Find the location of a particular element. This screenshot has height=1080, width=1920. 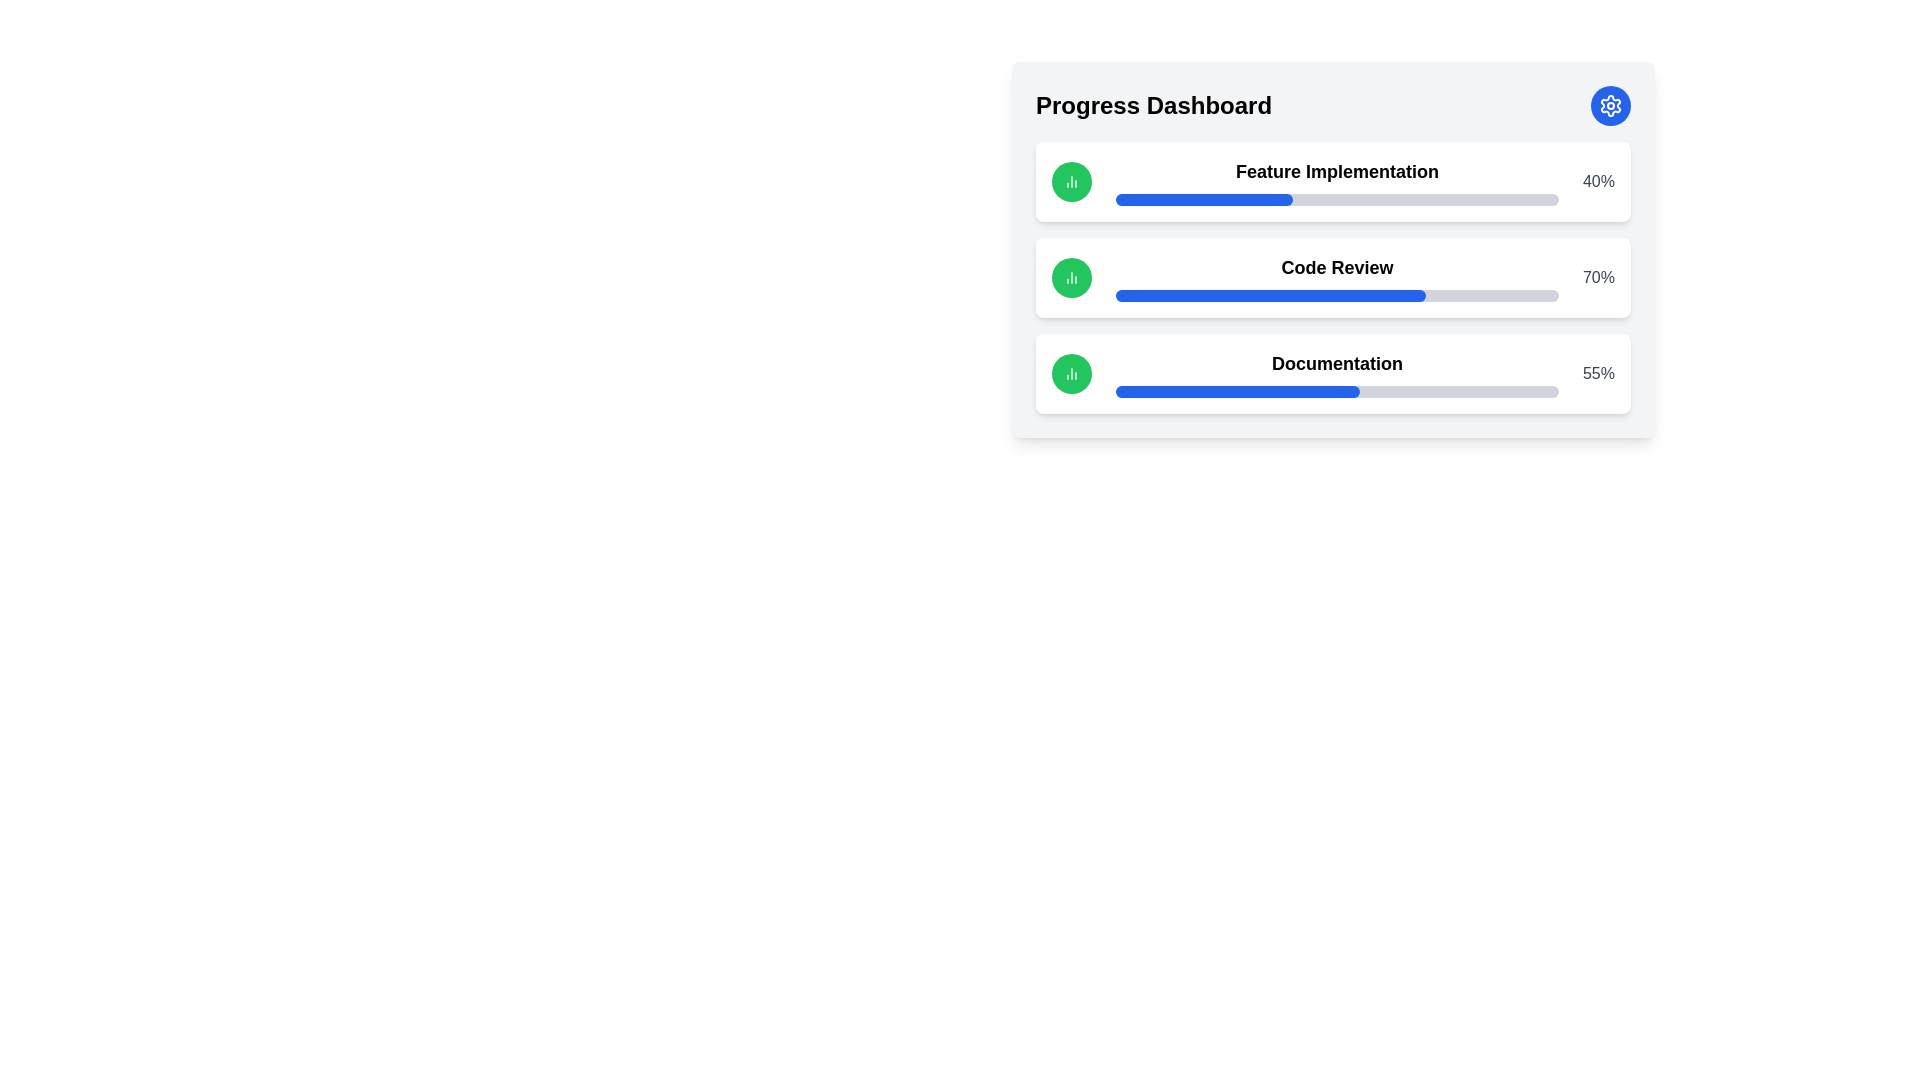

the text label reading 'Feature Implementation', which is the first label among the progress items on the dashboard, positioned above a blue progress bar is located at coordinates (1337, 171).